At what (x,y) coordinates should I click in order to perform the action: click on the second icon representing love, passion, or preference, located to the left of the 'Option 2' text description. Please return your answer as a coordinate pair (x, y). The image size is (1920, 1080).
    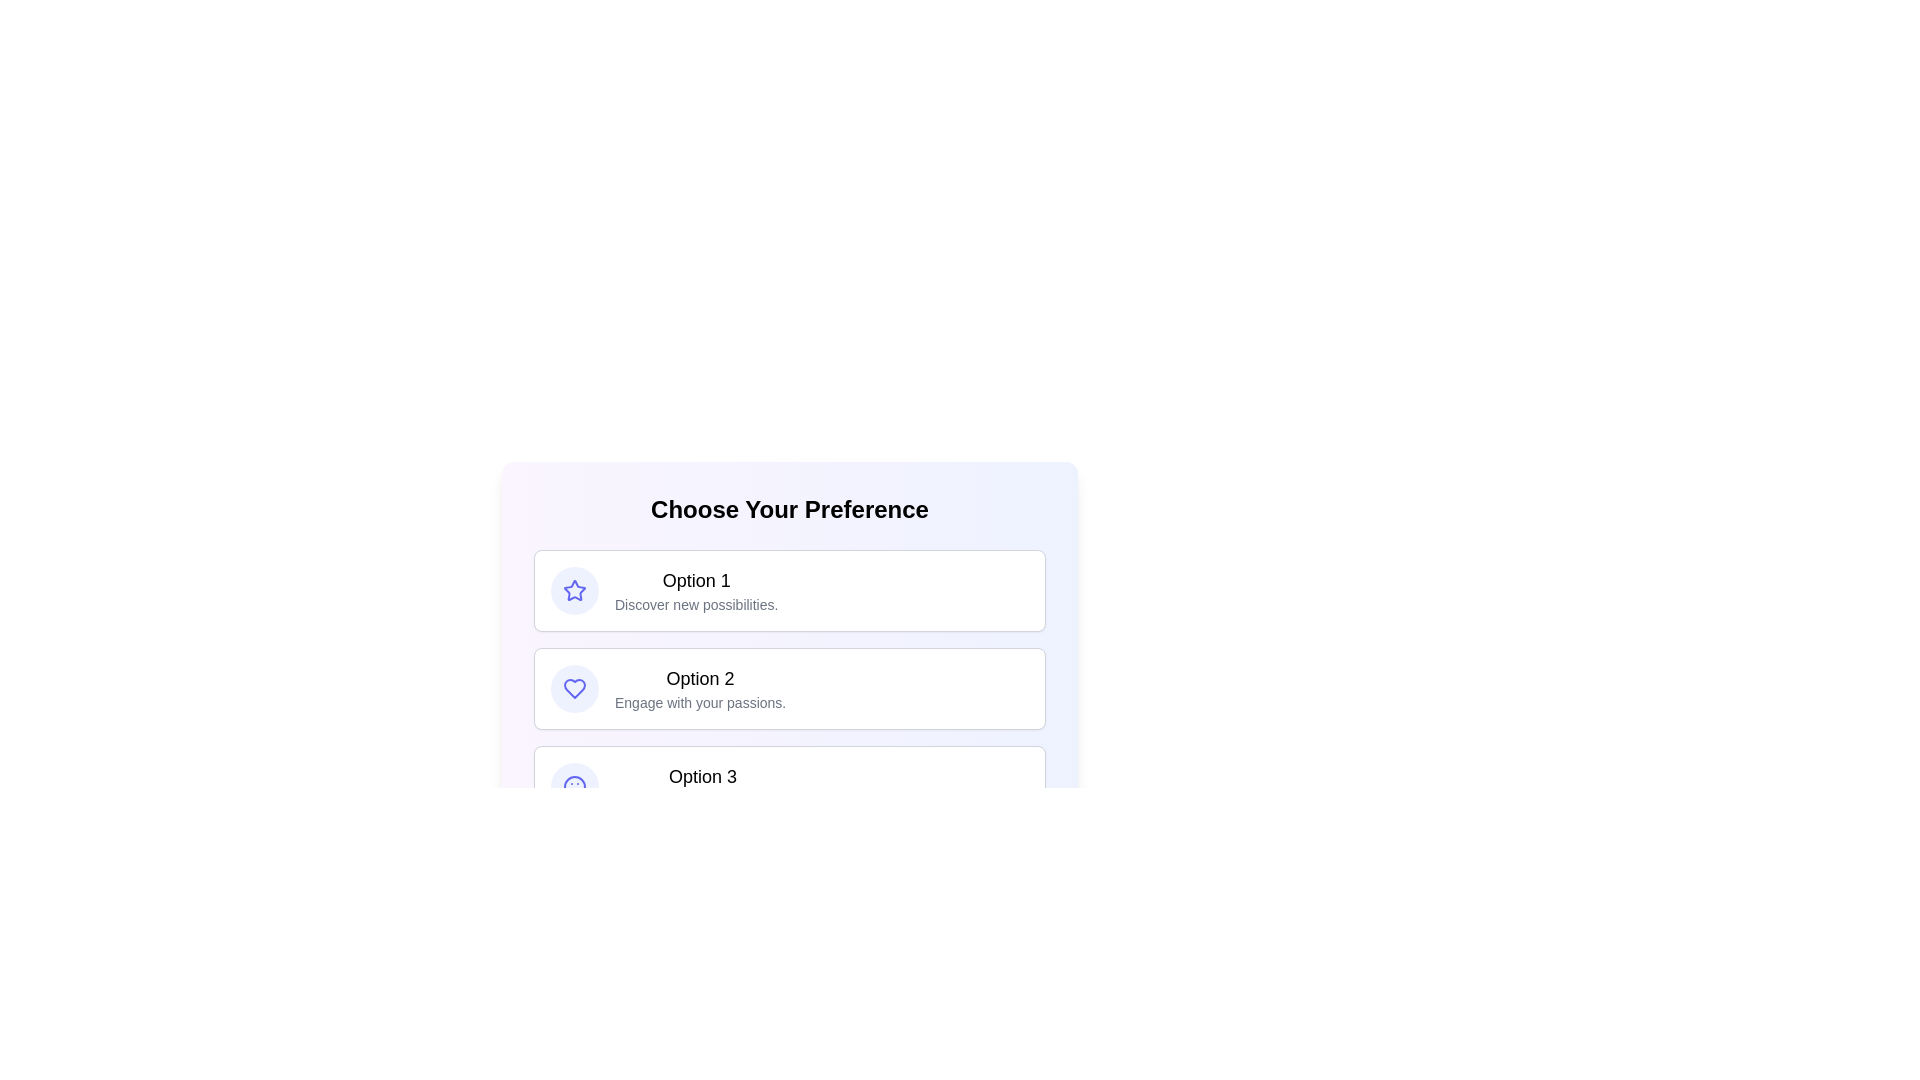
    Looking at the image, I should click on (574, 688).